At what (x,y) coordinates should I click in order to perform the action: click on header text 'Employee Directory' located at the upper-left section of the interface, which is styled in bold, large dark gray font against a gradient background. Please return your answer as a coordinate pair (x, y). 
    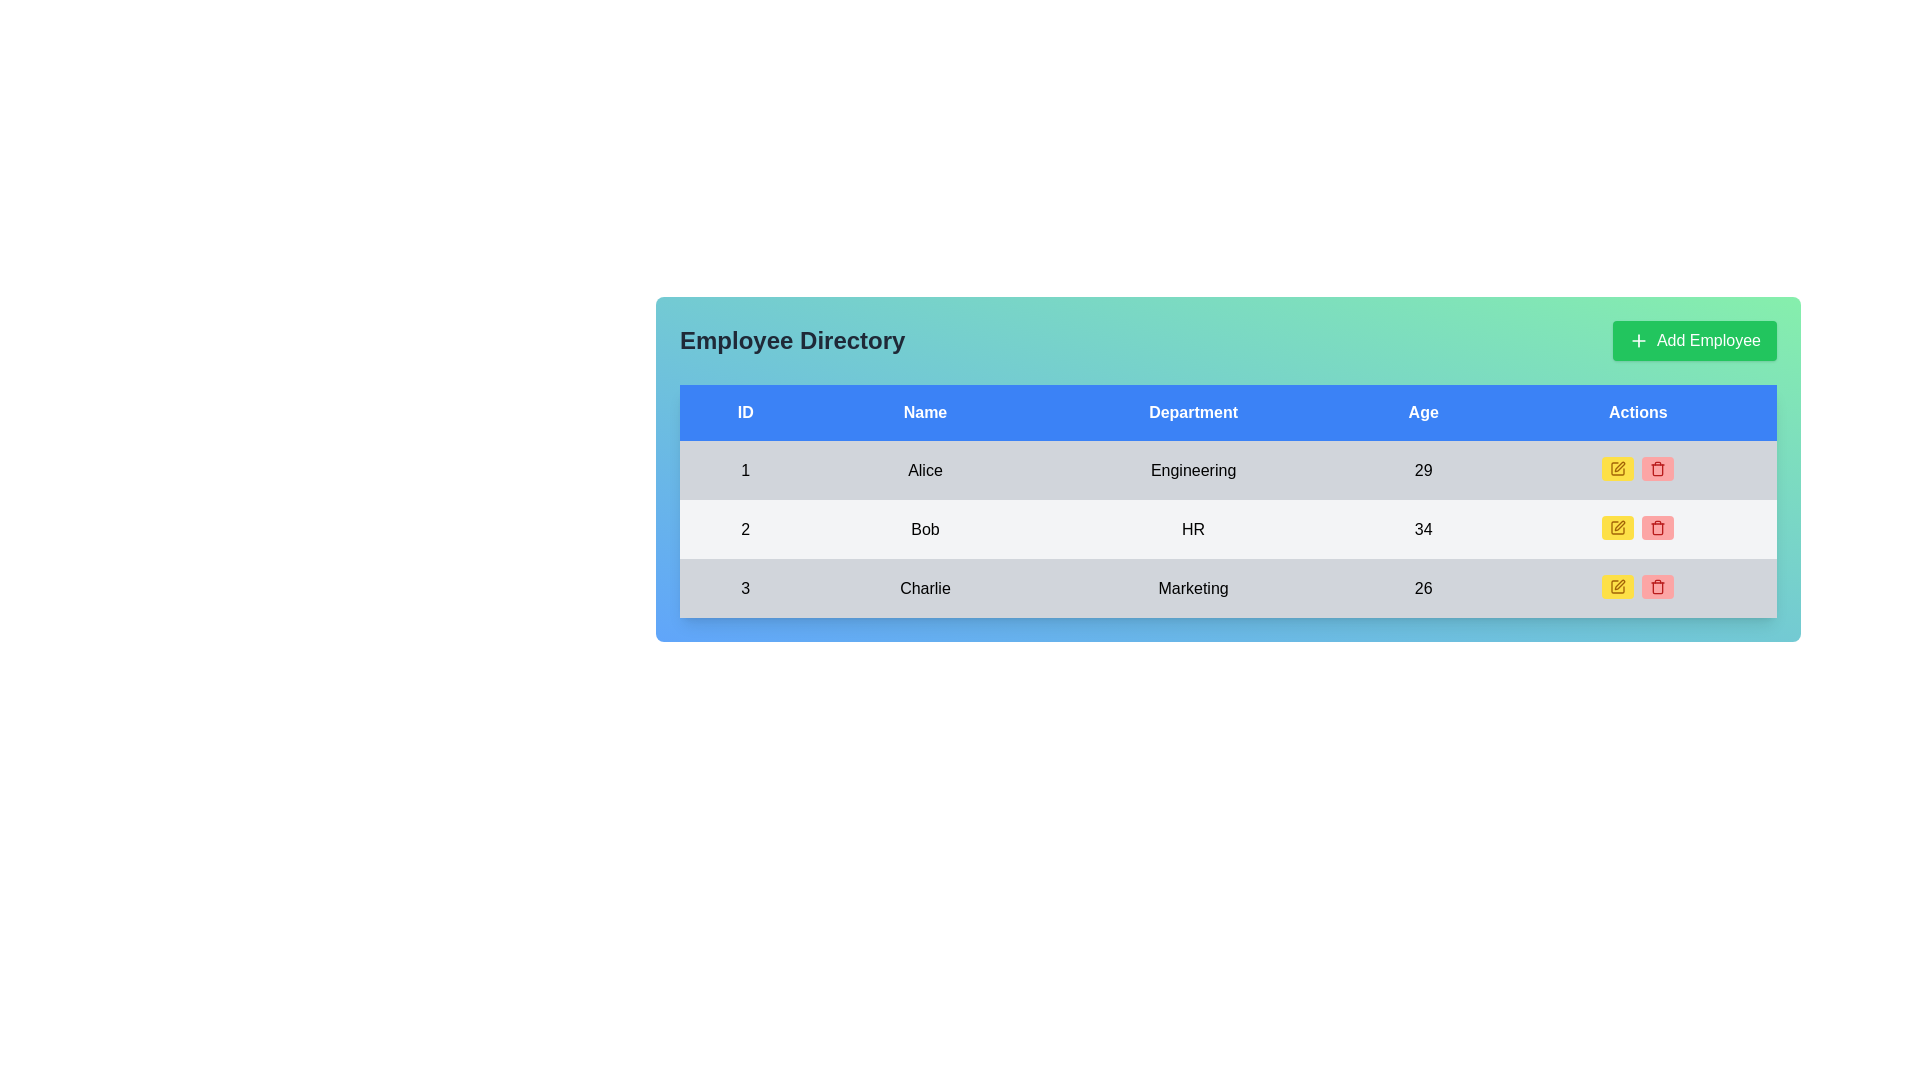
    Looking at the image, I should click on (791, 339).